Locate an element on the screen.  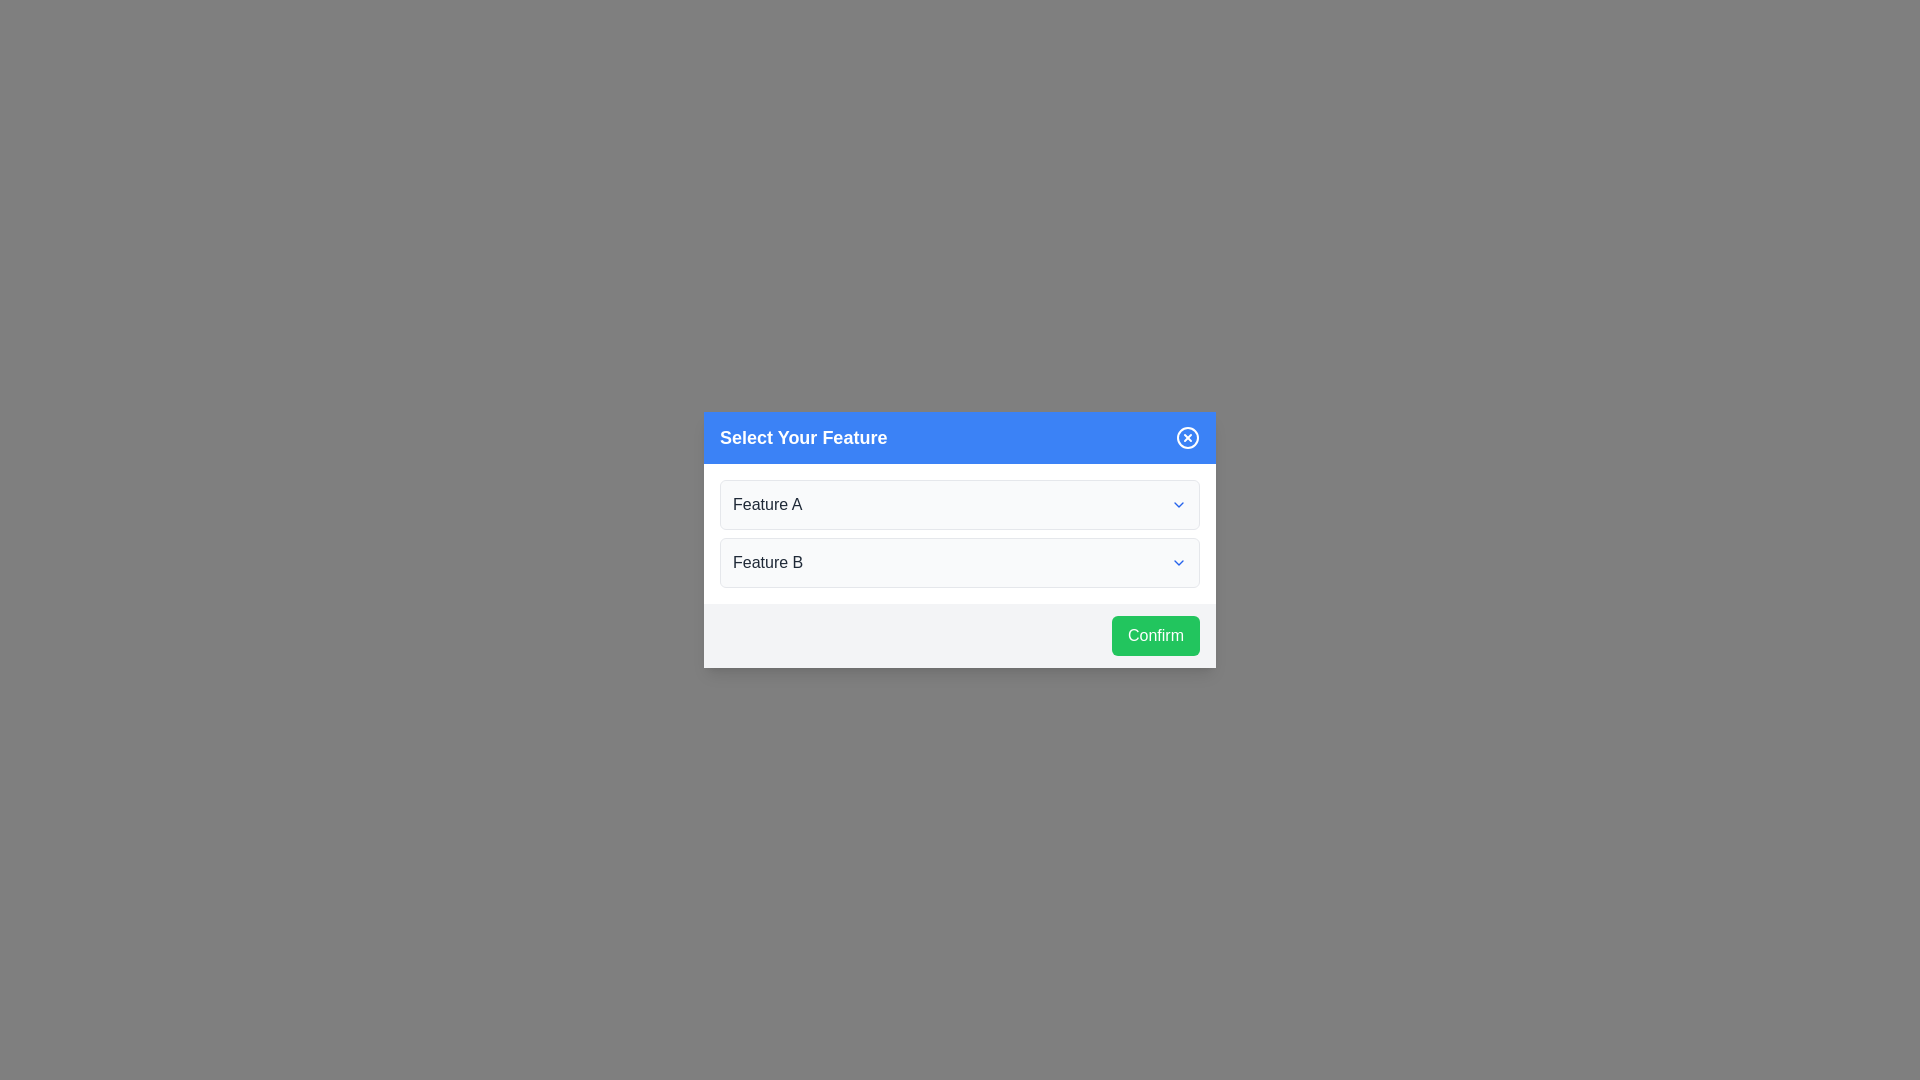
the dropdown toggle button located to the right of 'Feature B' is located at coordinates (1179, 563).